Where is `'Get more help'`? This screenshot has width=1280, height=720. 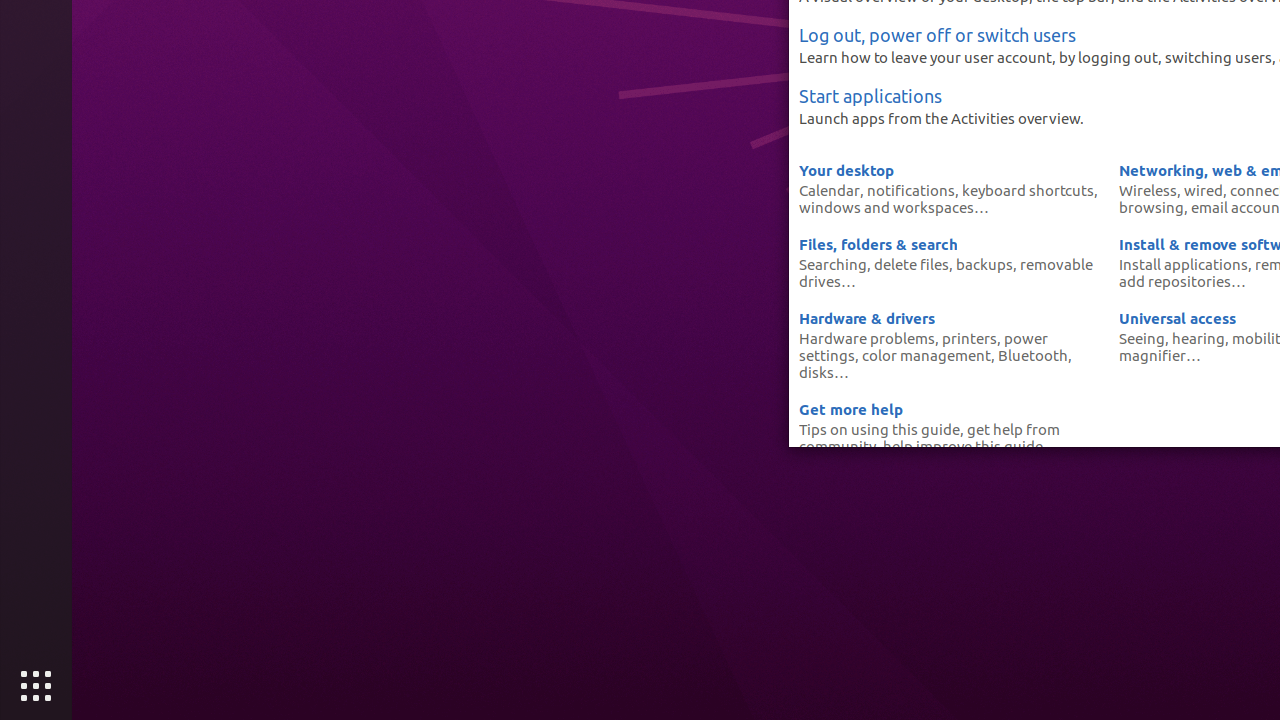
'Get more help' is located at coordinates (850, 408).